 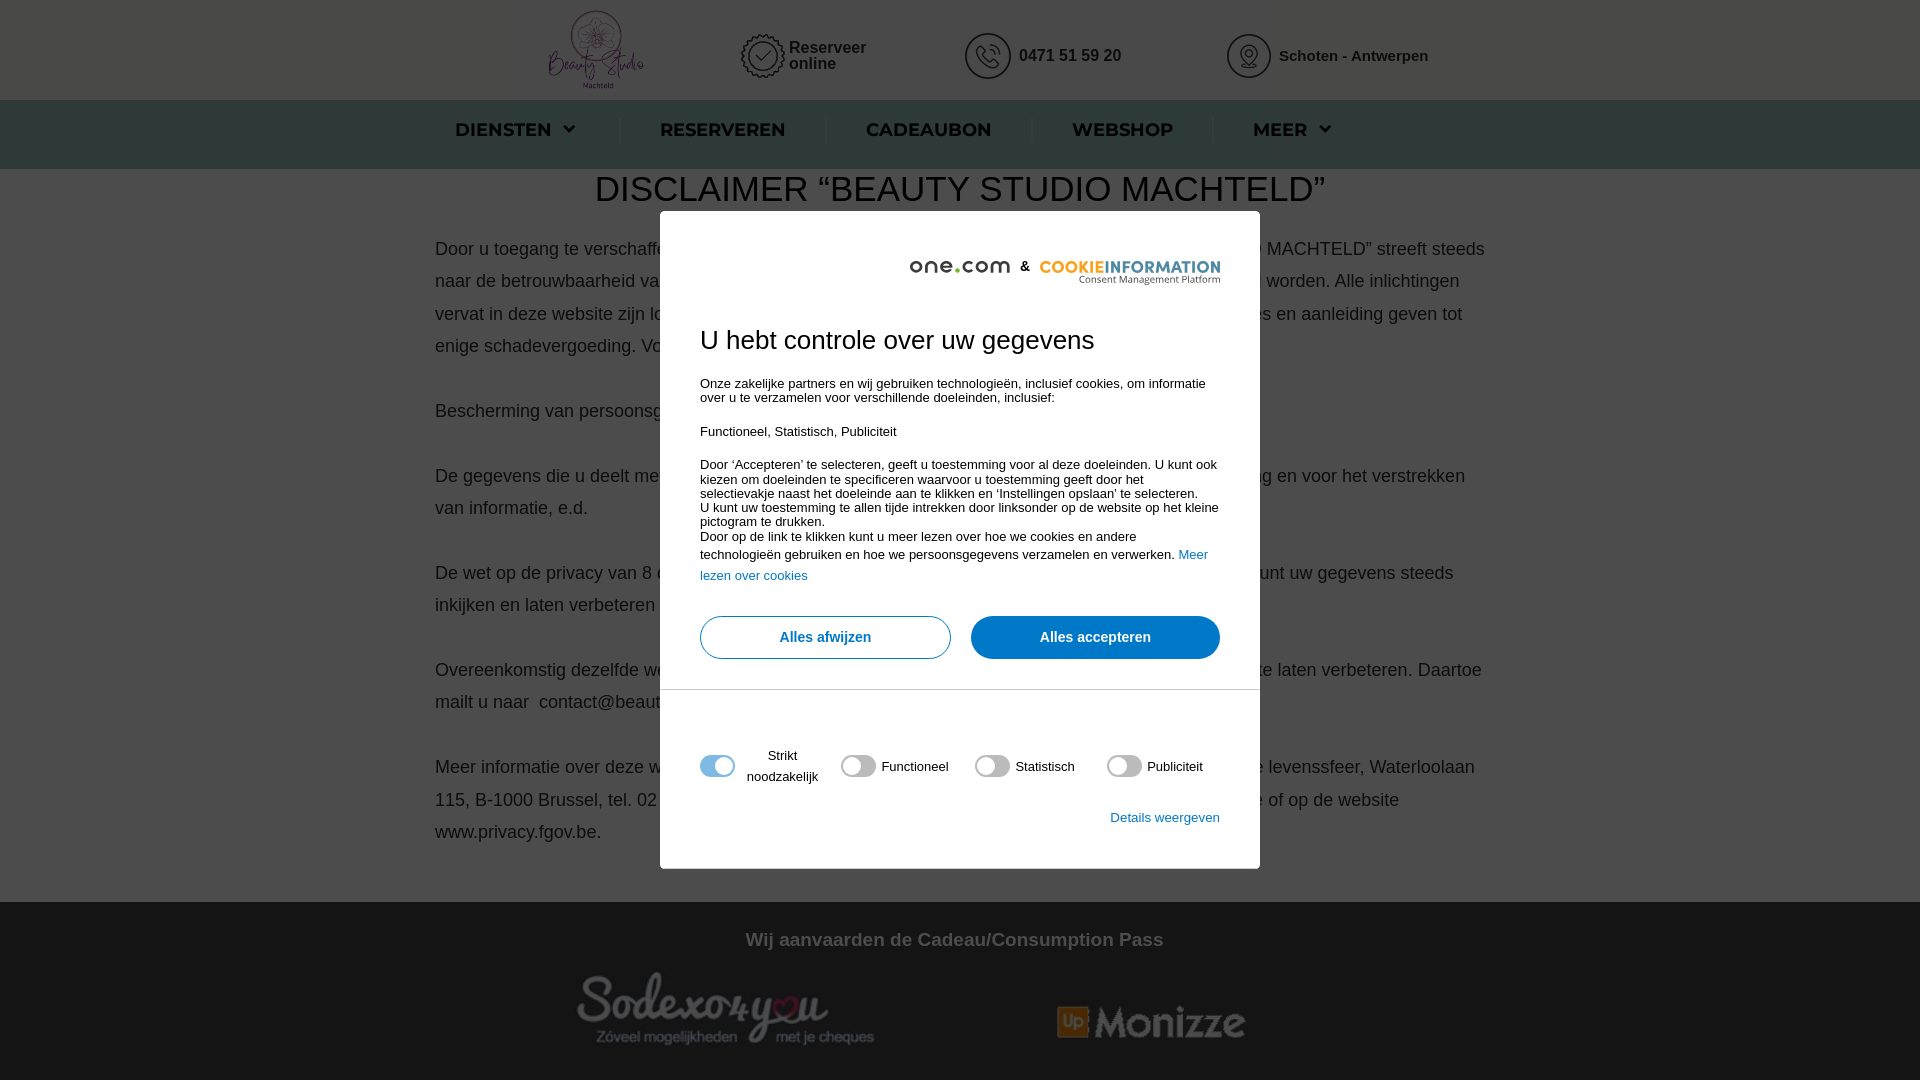 I want to click on 'WEBSHOP', so click(x=1050, y=130).